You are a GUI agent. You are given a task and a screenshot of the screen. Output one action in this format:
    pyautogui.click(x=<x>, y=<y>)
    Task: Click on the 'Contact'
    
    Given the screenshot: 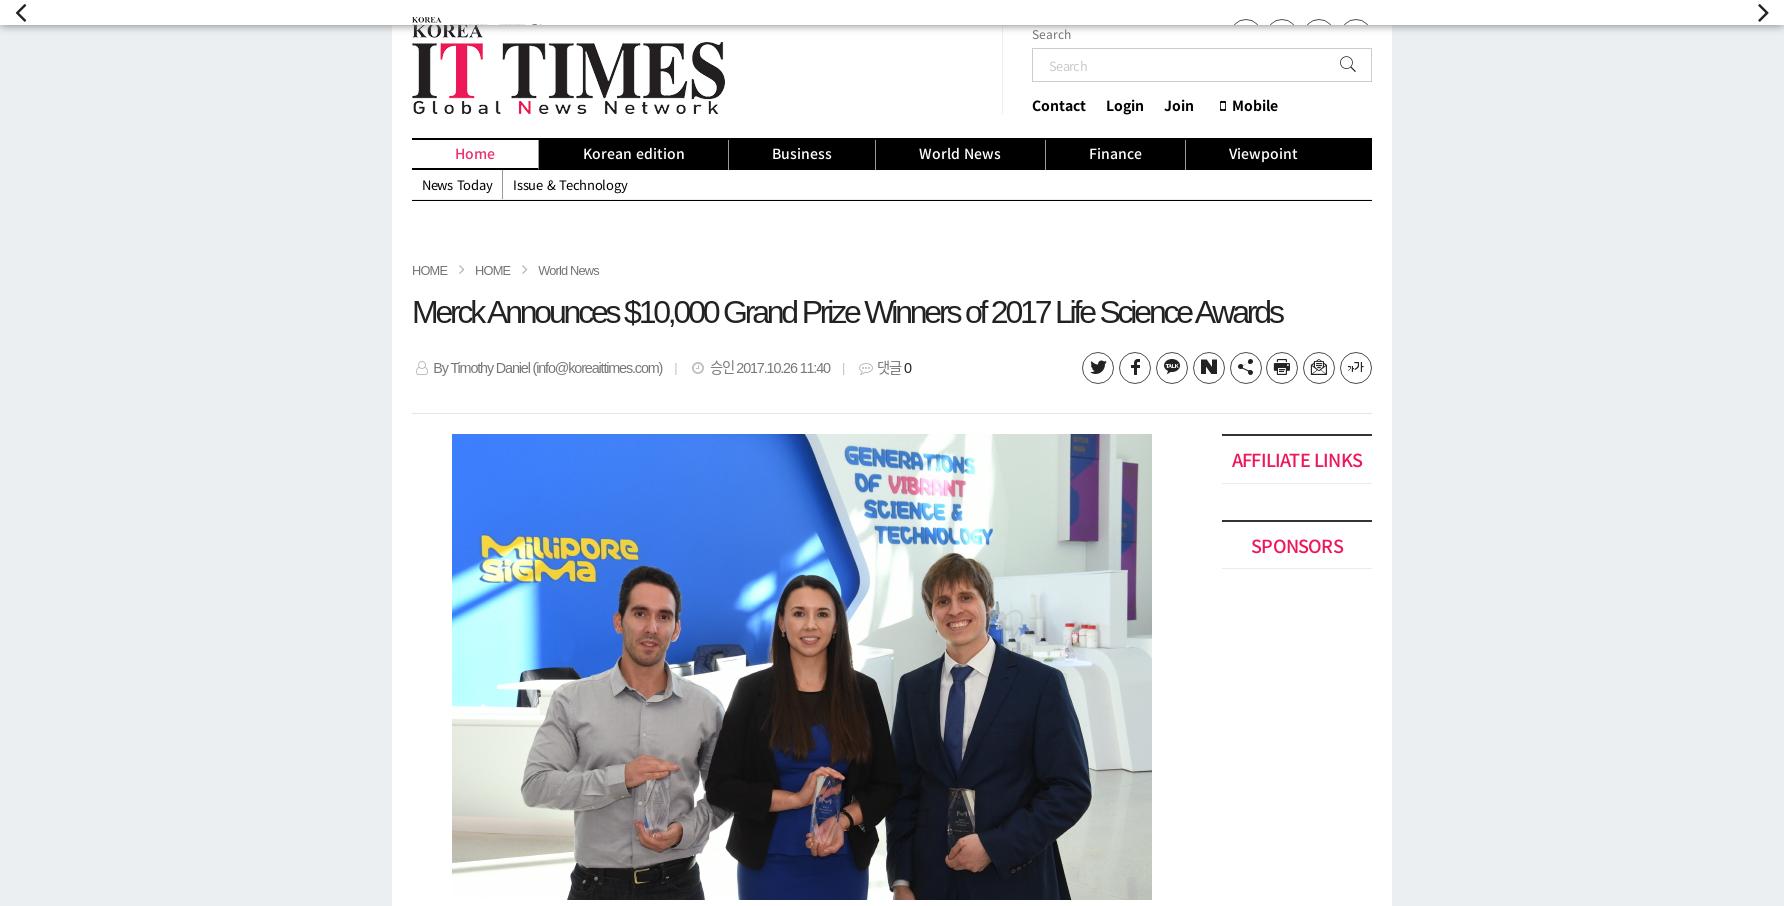 What is the action you would take?
    pyautogui.click(x=1031, y=104)
    